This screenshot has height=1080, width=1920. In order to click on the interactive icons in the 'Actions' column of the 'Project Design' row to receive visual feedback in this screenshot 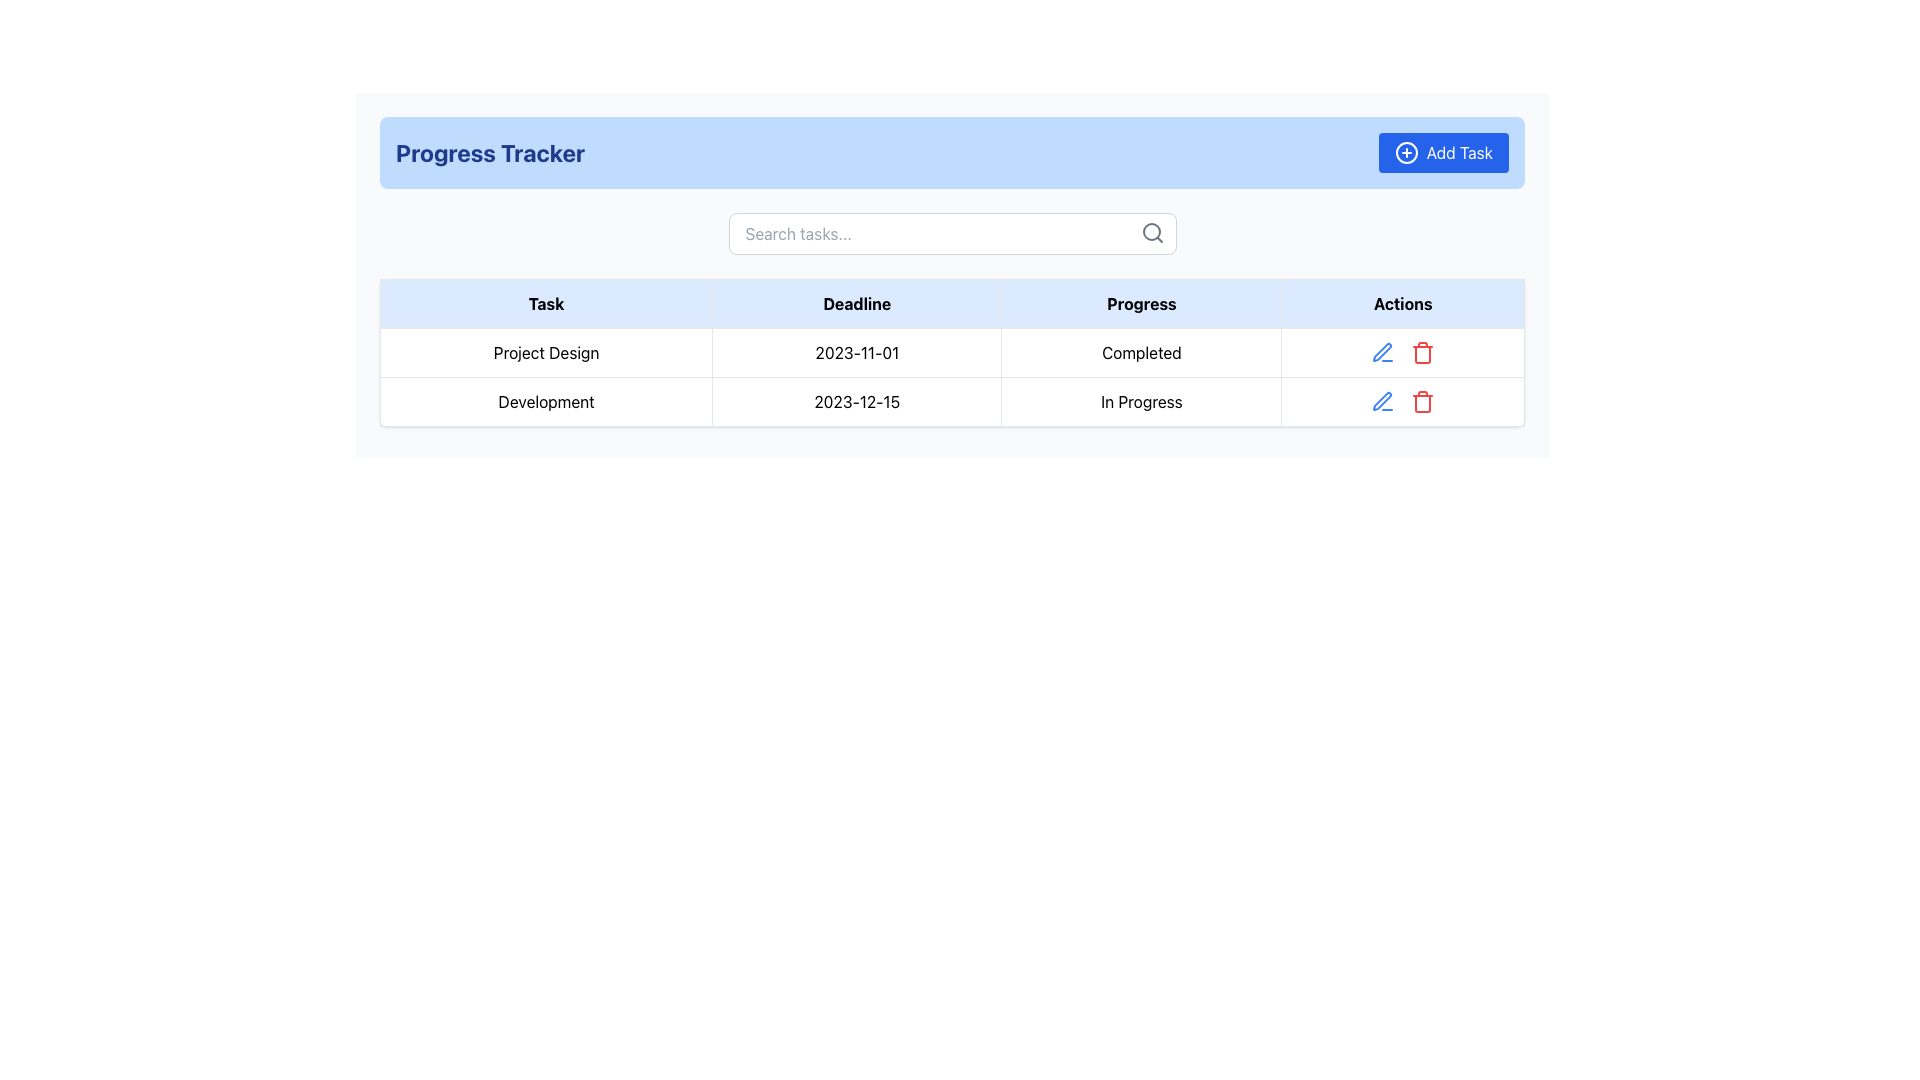, I will do `click(1402, 352)`.